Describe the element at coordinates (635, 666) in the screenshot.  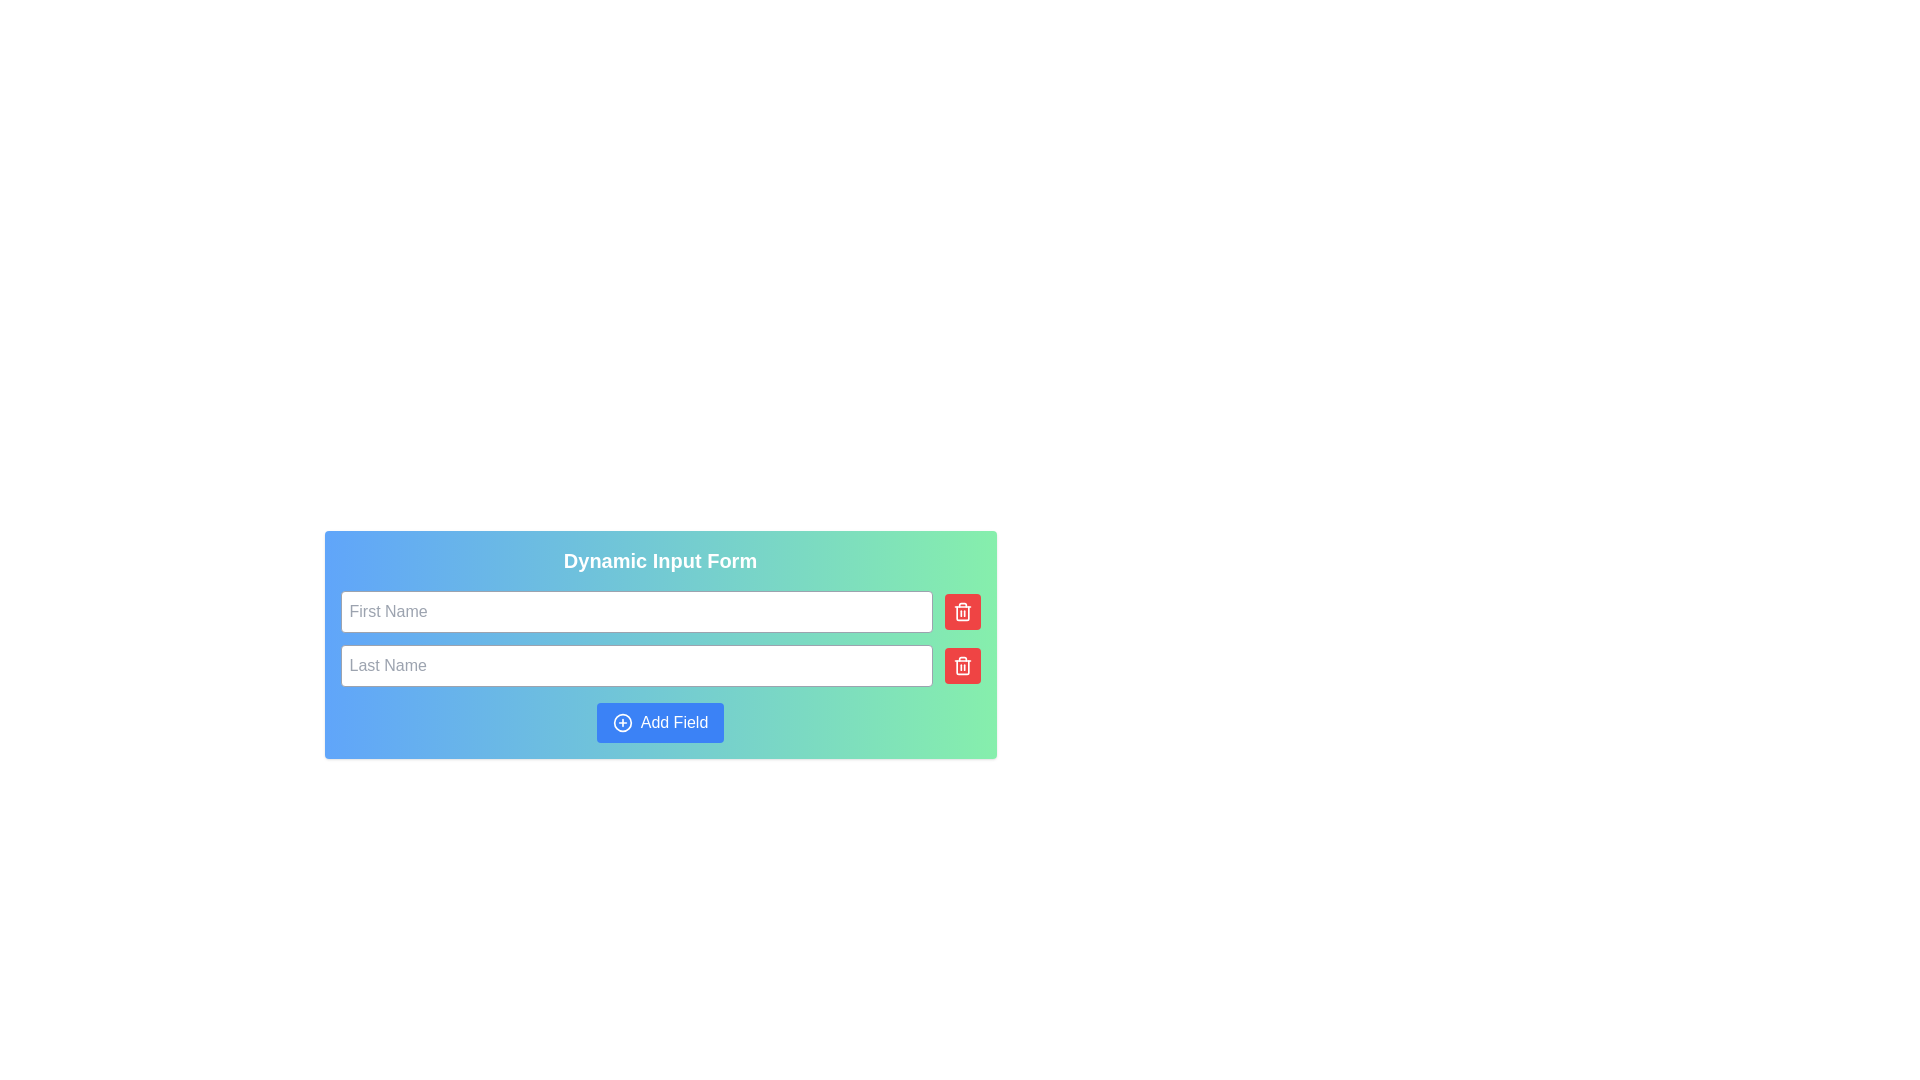
I see `the 'Last Name' input field` at that location.